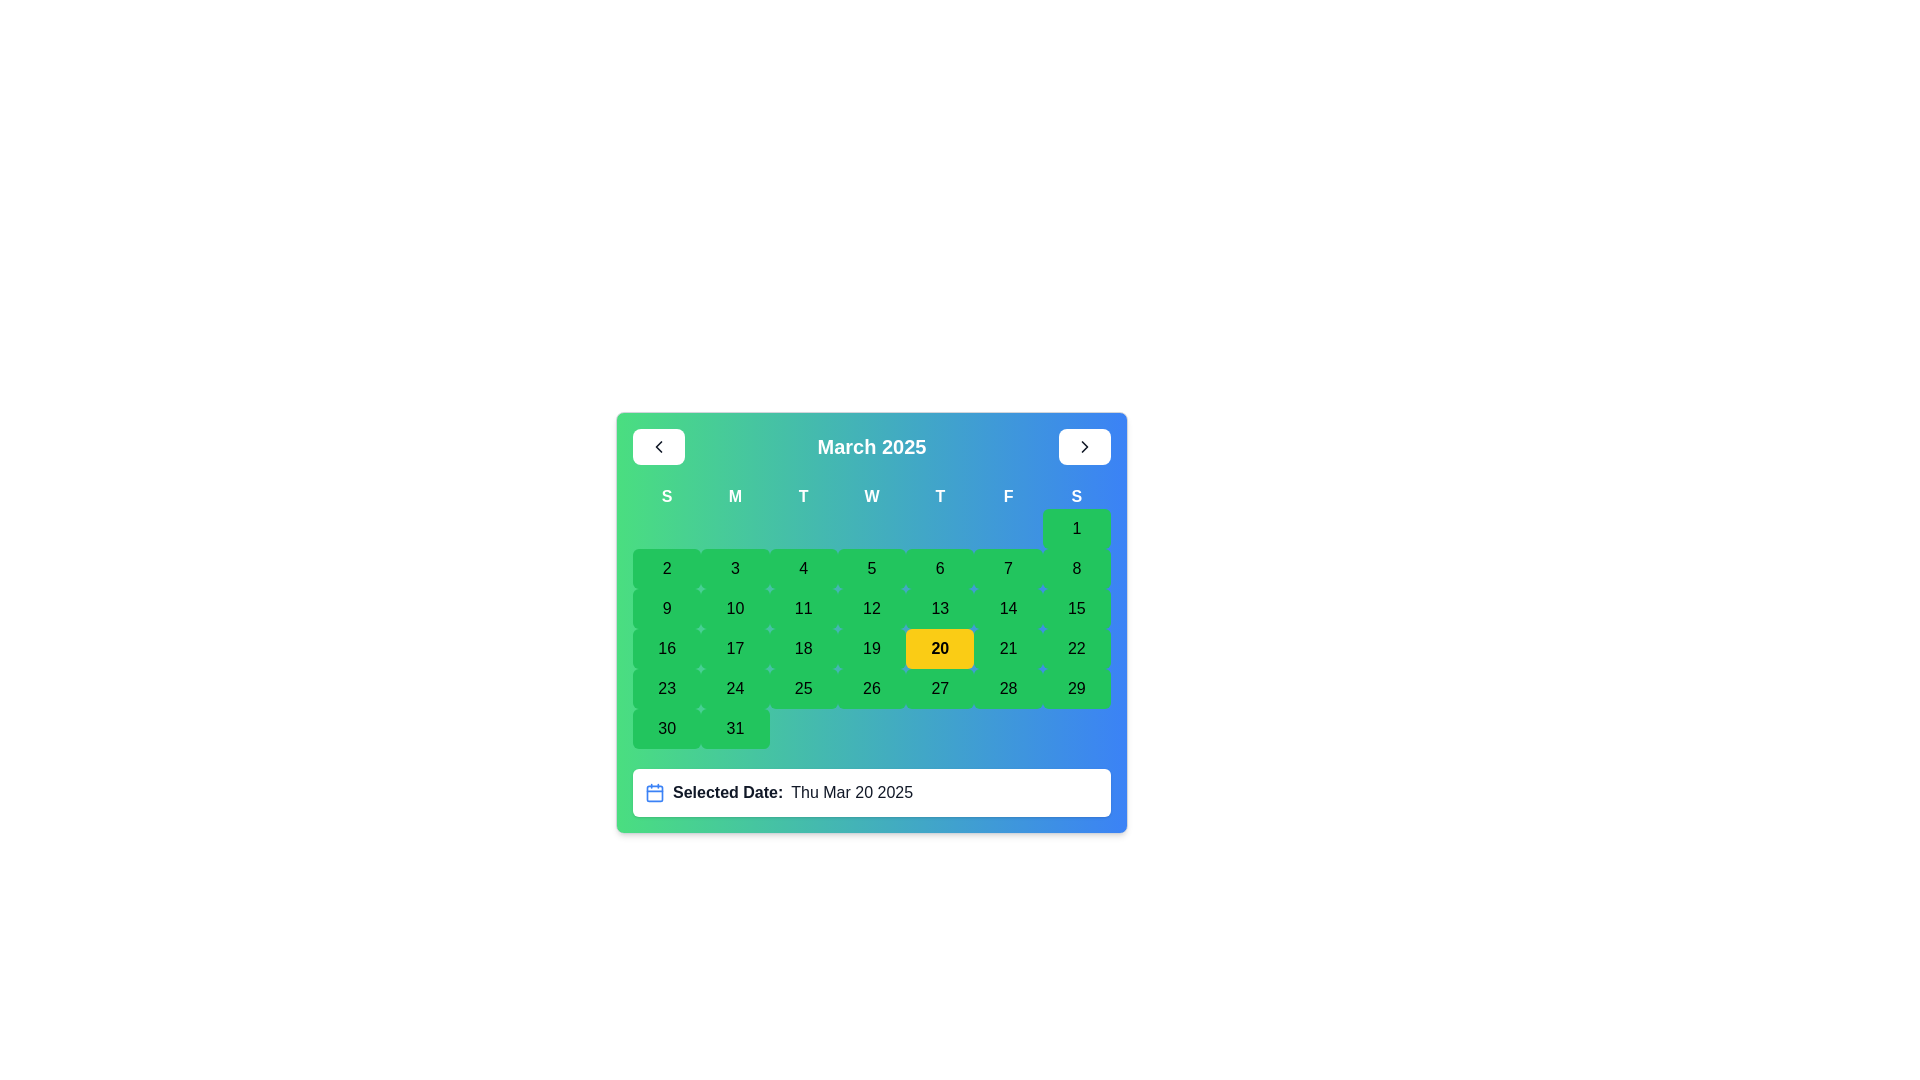 This screenshot has height=1080, width=1920. I want to click on the right-facing chevron icon within the button located at the top-right corner of the calendar interface, so click(1083, 446).